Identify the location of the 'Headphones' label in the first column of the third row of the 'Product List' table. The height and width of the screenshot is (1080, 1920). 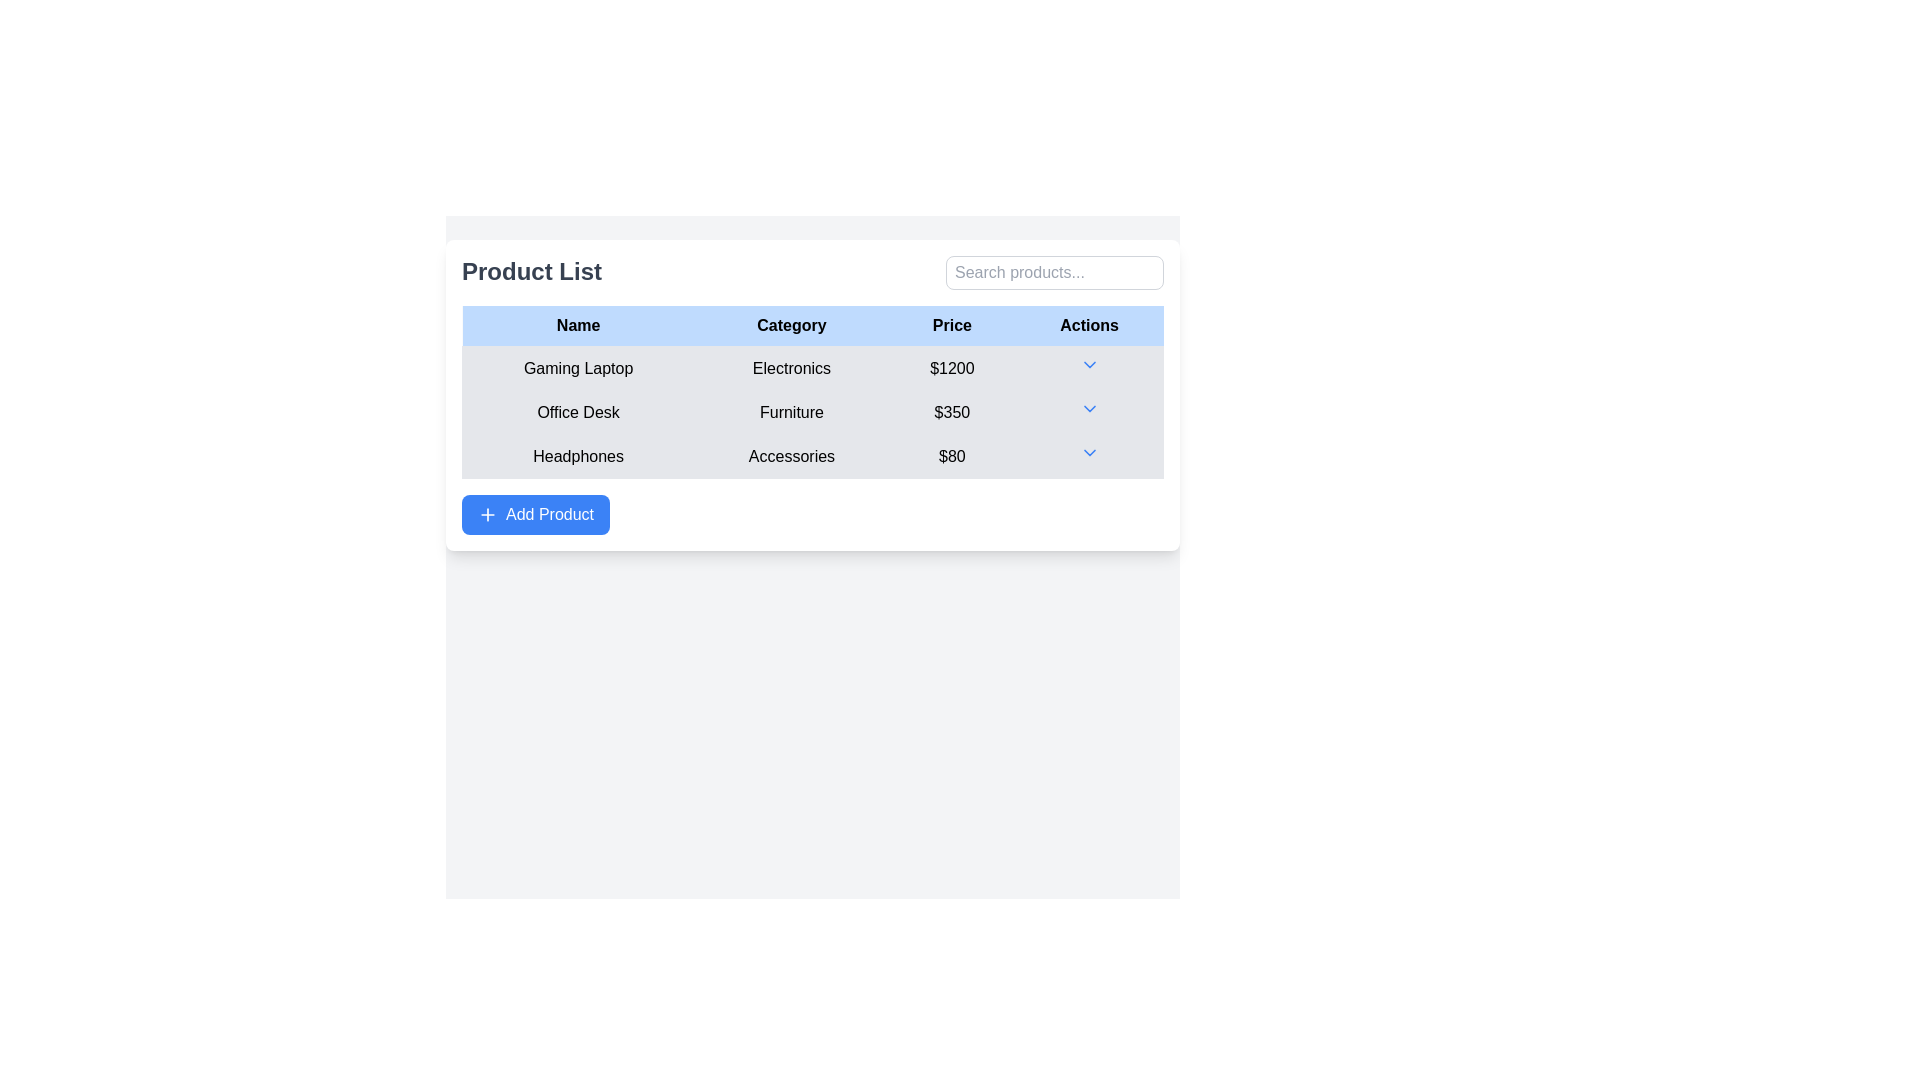
(577, 456).